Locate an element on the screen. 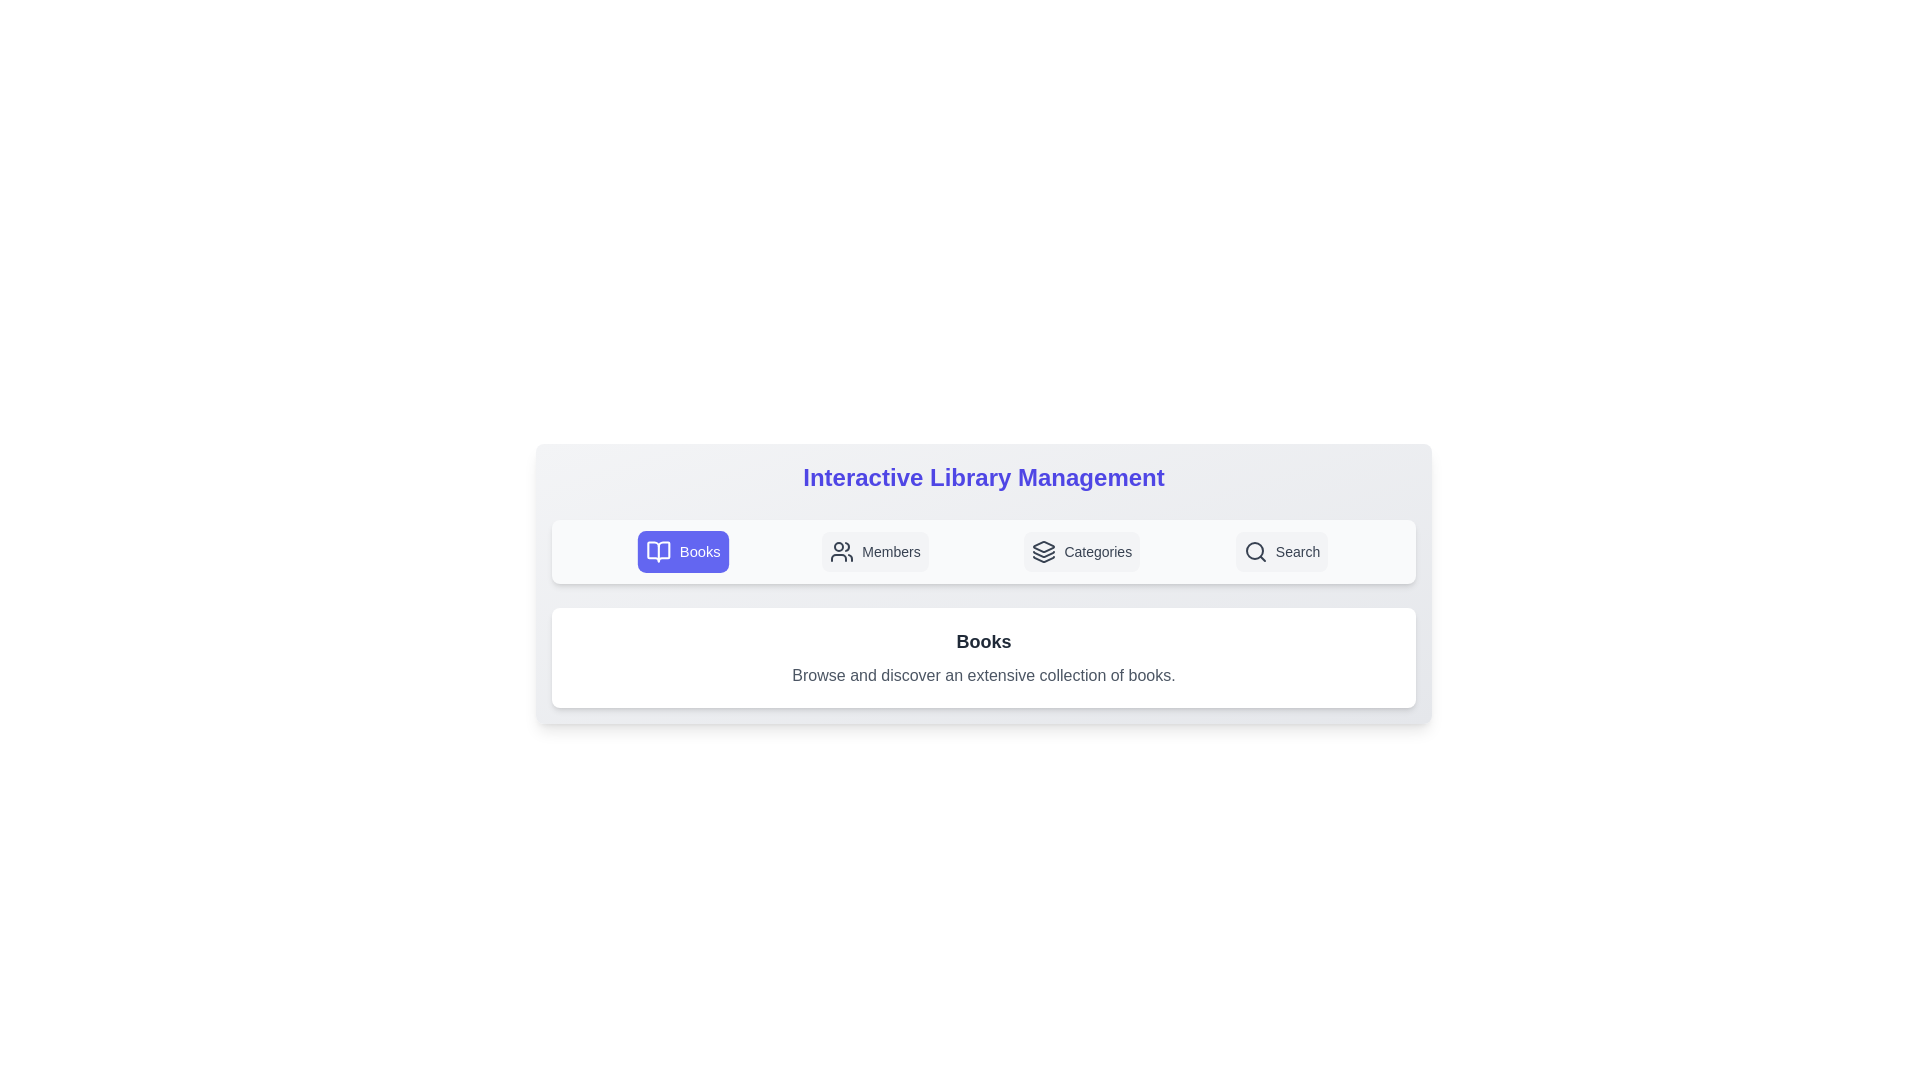  the text block that contains the sentence 'Browse and discover an extensive collection of books.' styled in muted gray, located below the heading 'Books' within a white rectangular card is located at coordinates (983, 675).